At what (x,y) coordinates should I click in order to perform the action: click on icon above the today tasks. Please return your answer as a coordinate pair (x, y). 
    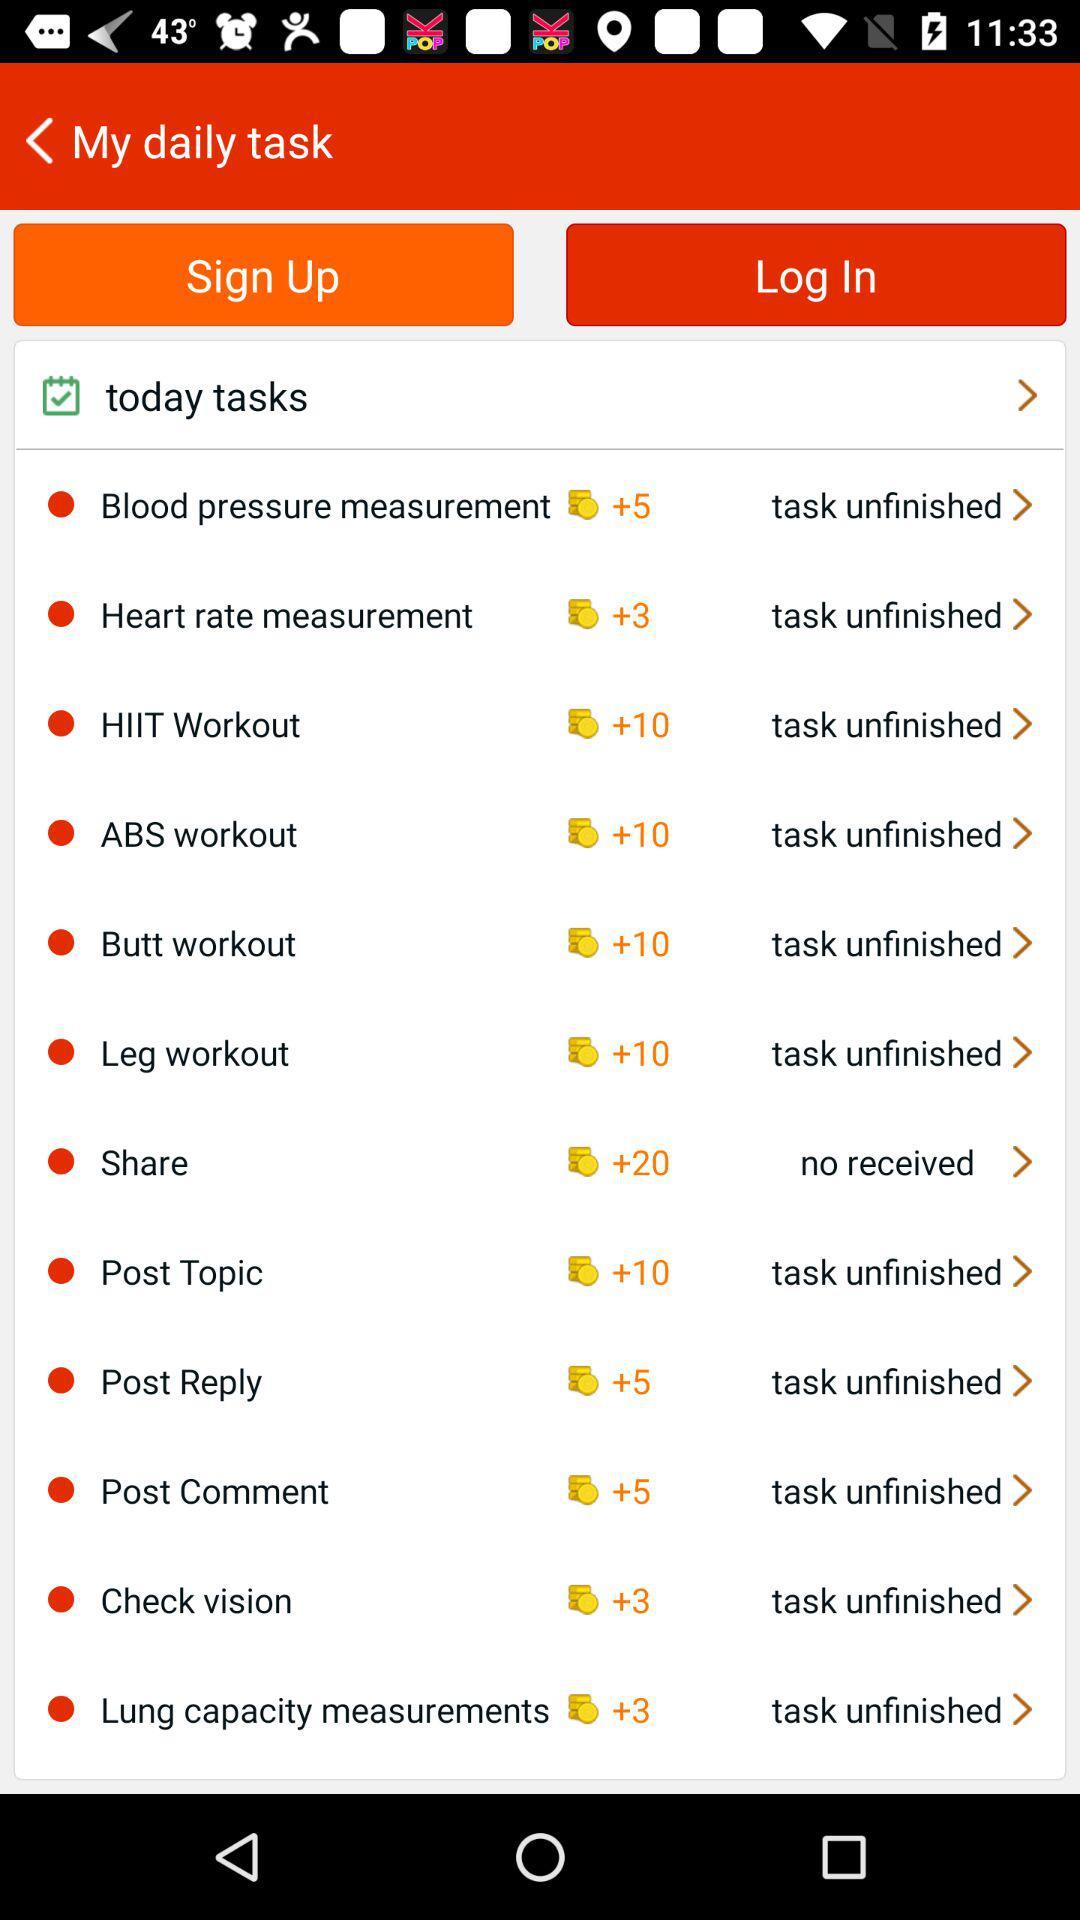
    Looking at the image, I should click on (816, 273).